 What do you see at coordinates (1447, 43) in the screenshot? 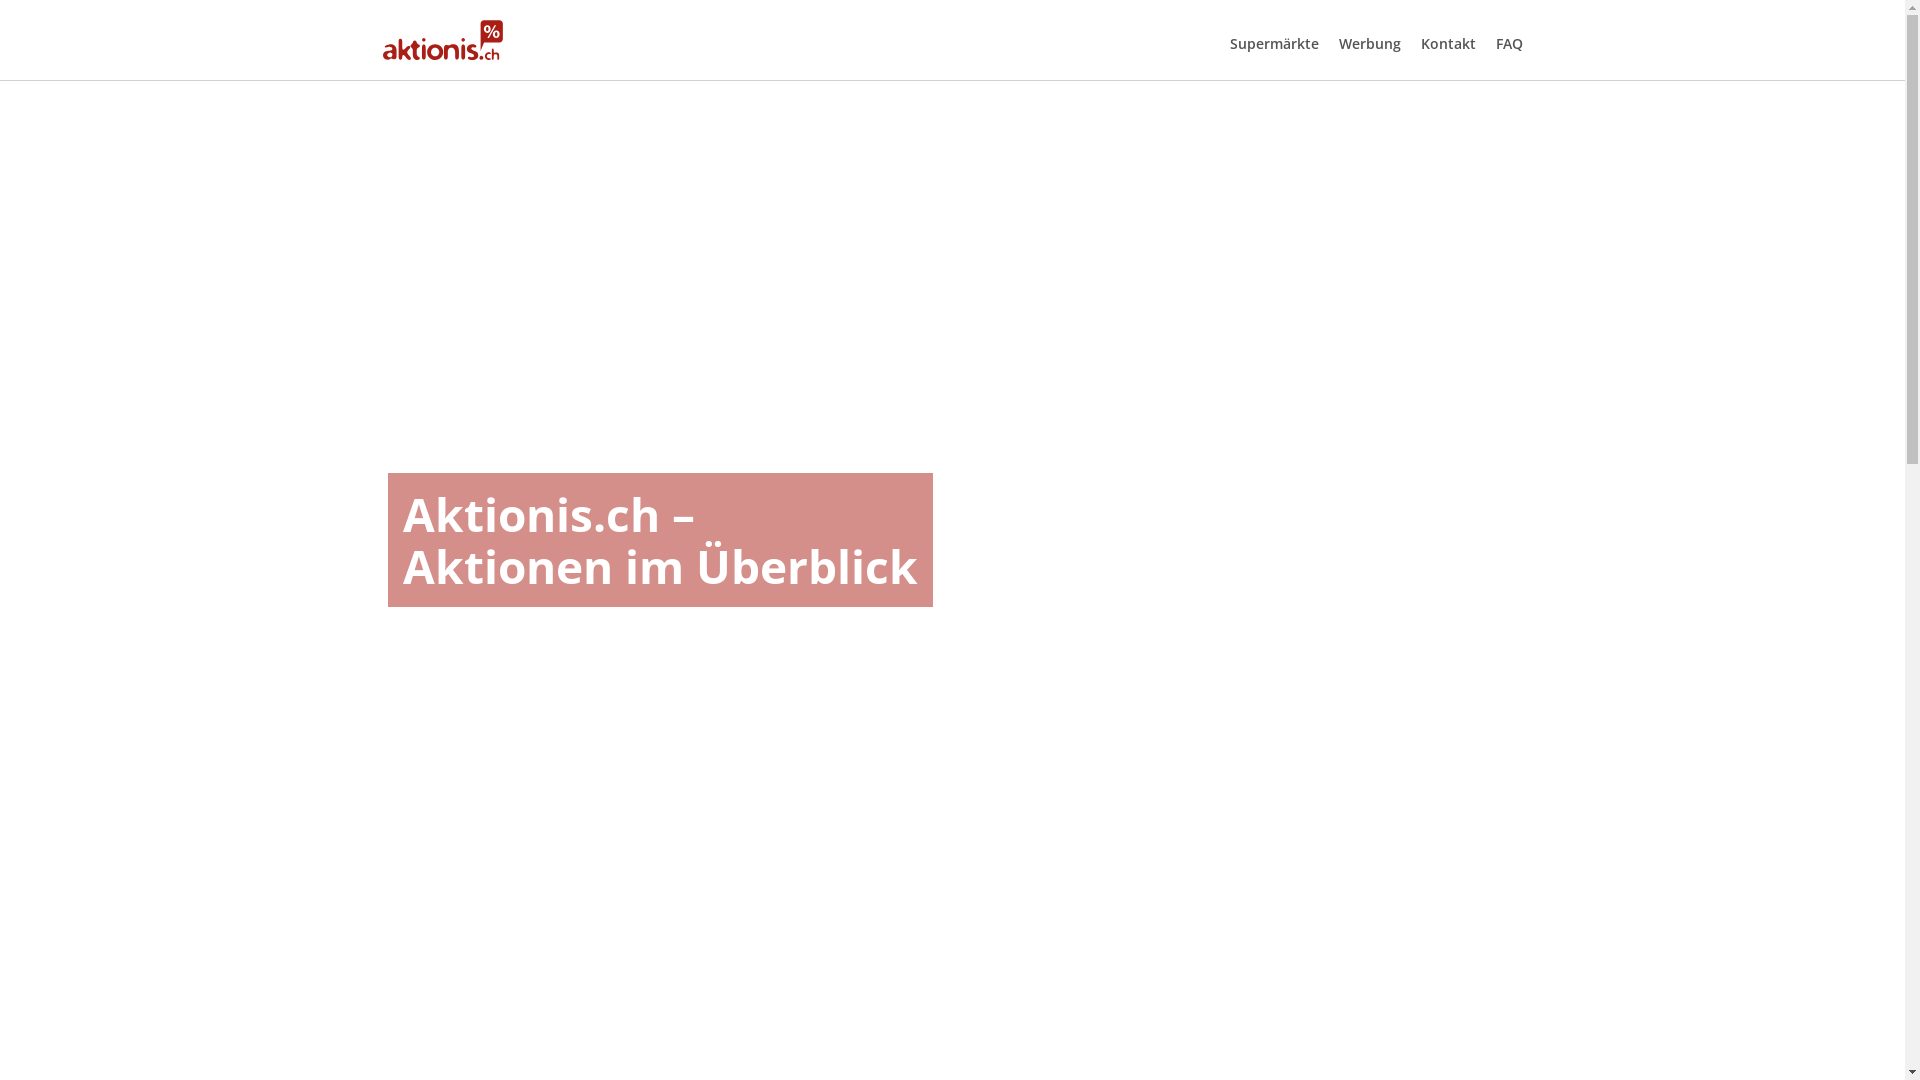
I see `'Kontakt'` at bounding box center [1447, 43].